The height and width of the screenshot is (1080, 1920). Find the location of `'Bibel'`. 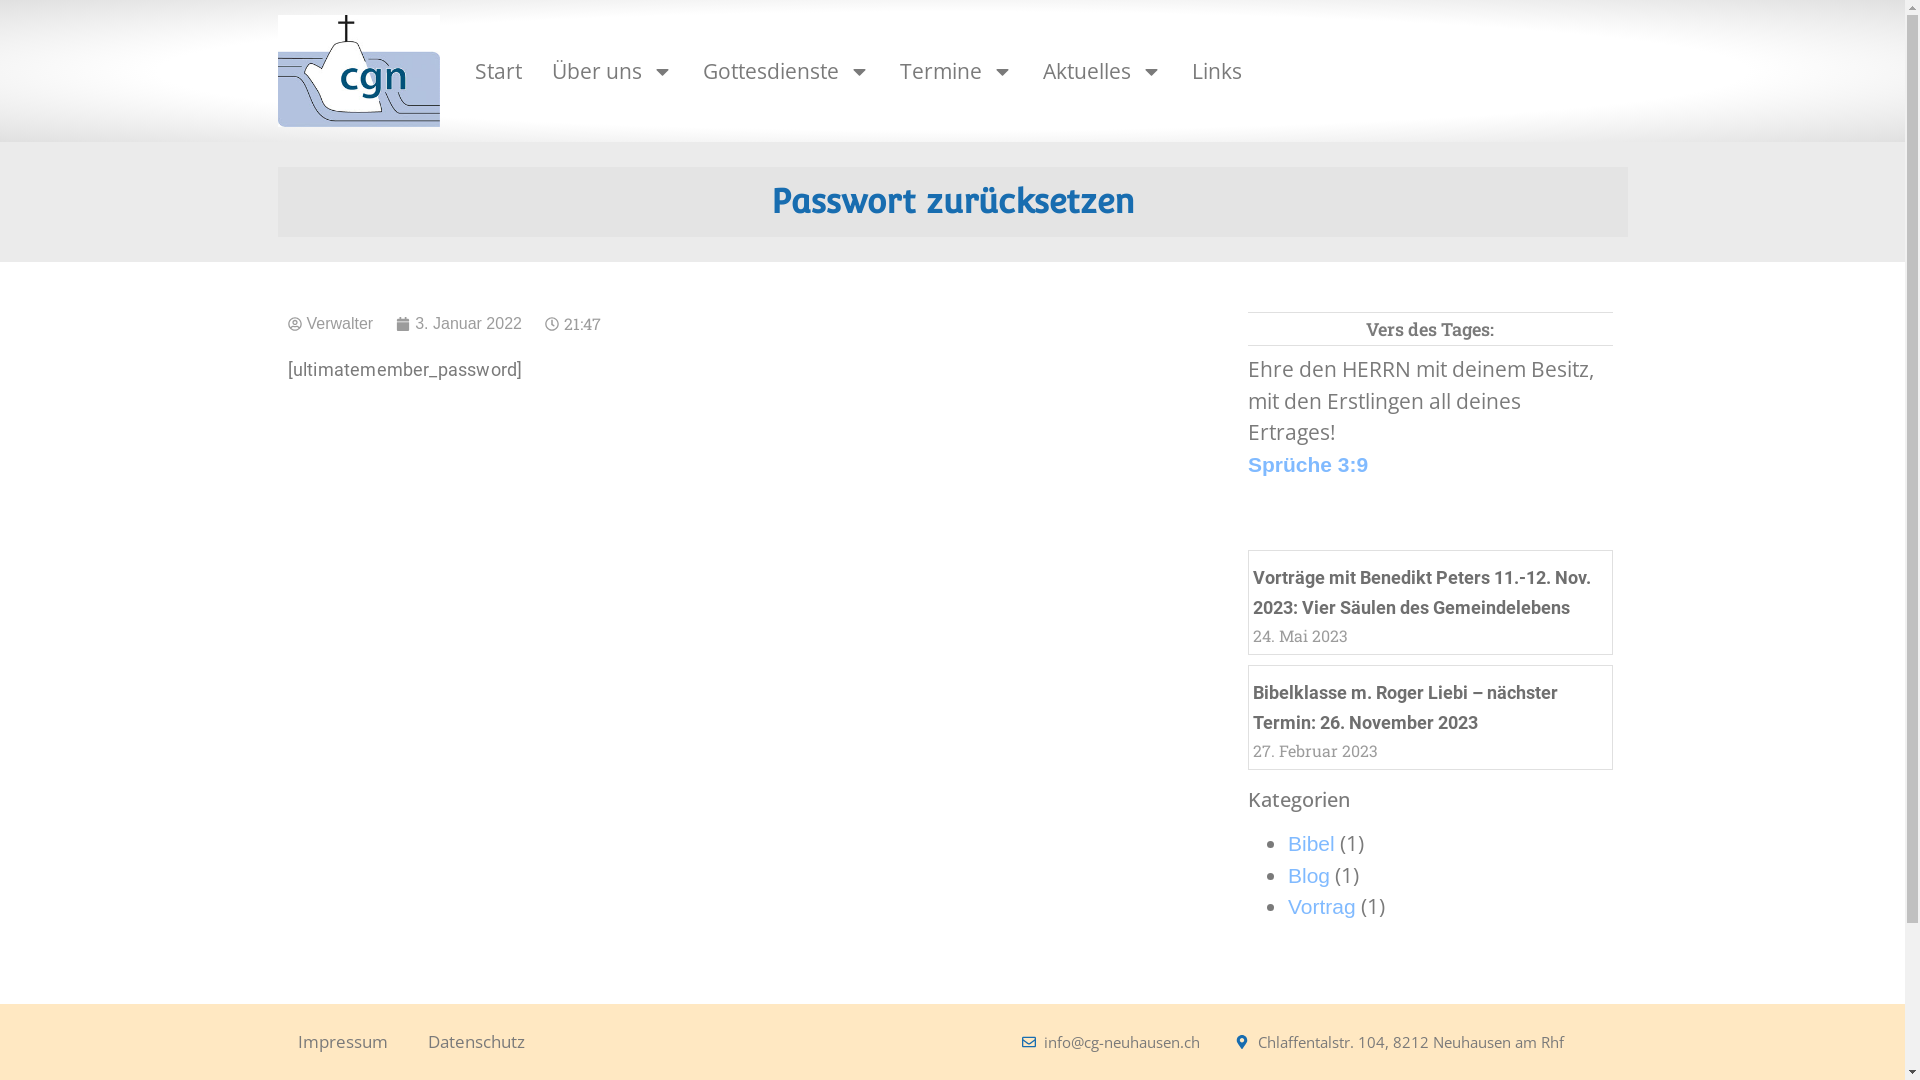

'Bibel' is located at coordinates (1311, 843).